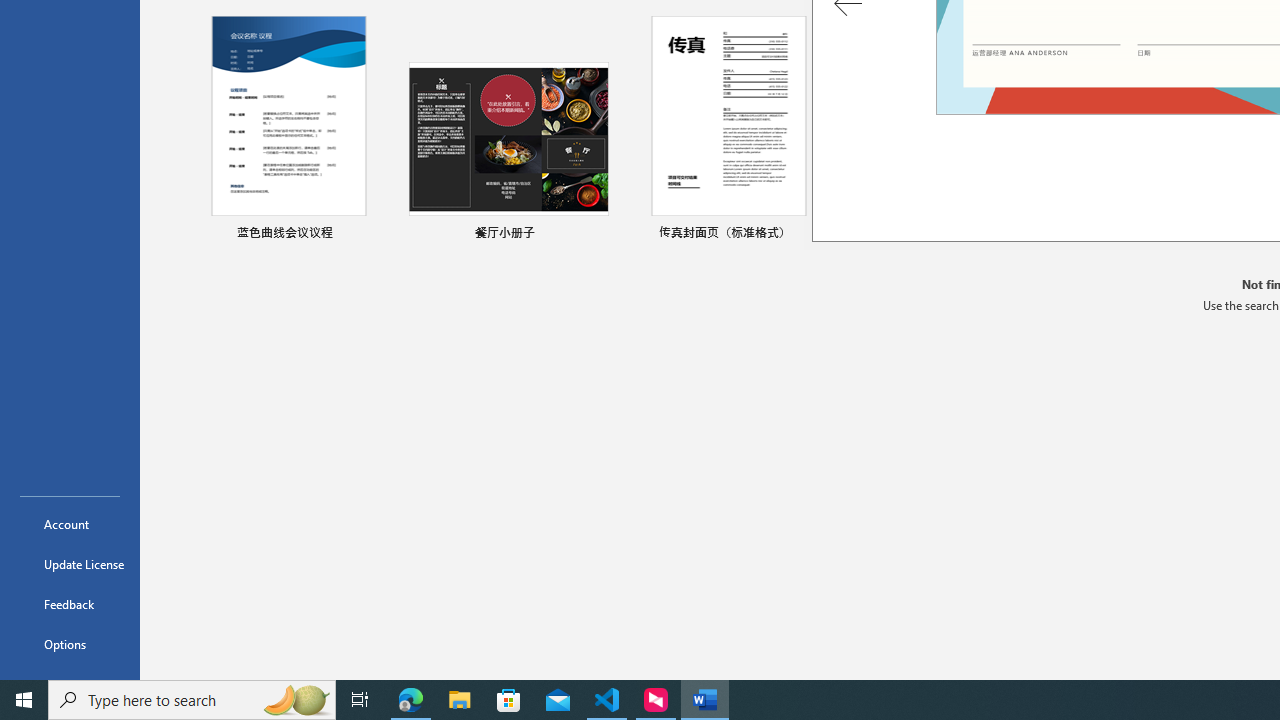 The image size is (1280, 720). I want to click on 'Feedback', so click(69, 603).